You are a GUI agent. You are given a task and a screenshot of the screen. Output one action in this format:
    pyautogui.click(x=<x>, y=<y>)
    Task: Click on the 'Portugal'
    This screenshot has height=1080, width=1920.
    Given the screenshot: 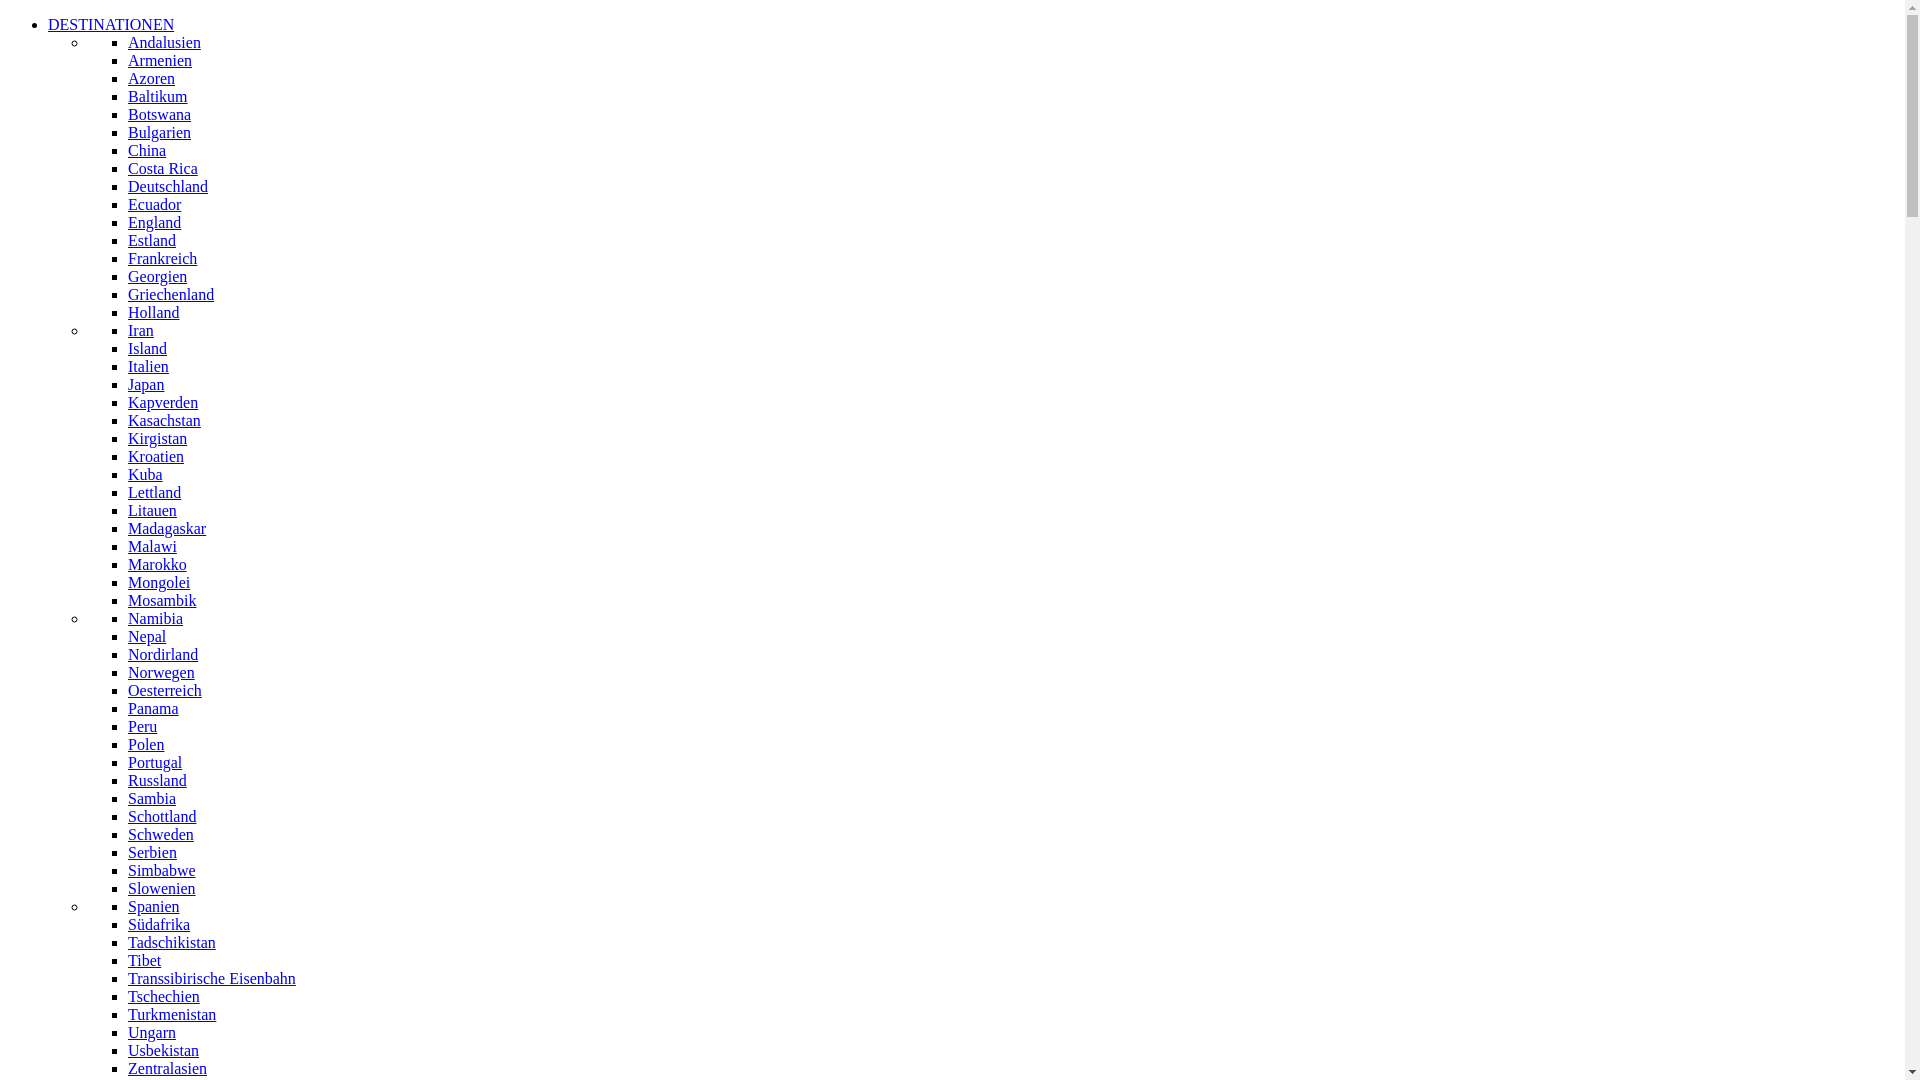 What is the action you would take?
    pyautogui.click(x=153, y=762)
    